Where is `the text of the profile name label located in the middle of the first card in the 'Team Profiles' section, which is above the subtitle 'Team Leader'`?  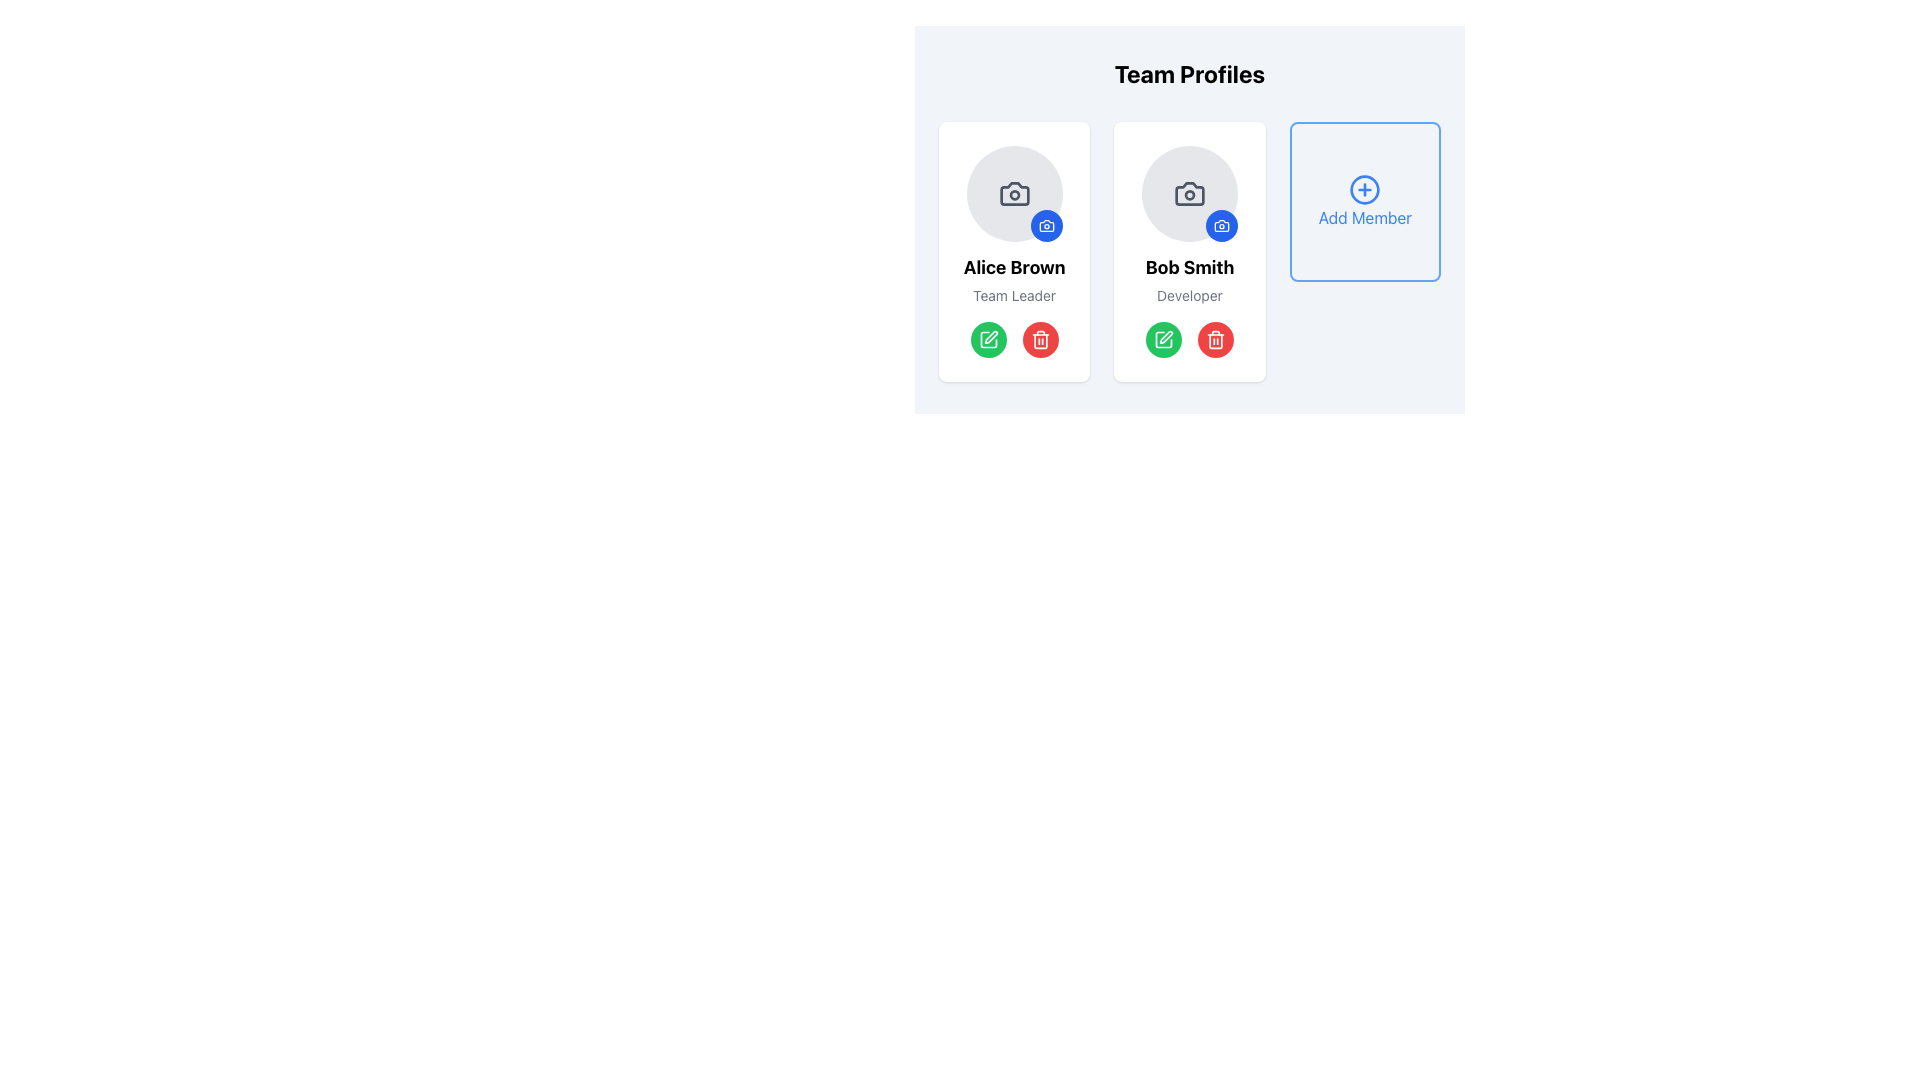 the text of the profile name label located in the middle of the first card in the 'Team Profiles' section, which is above the subtitle 'Team Leader' is located at coordinates (1014, 266).